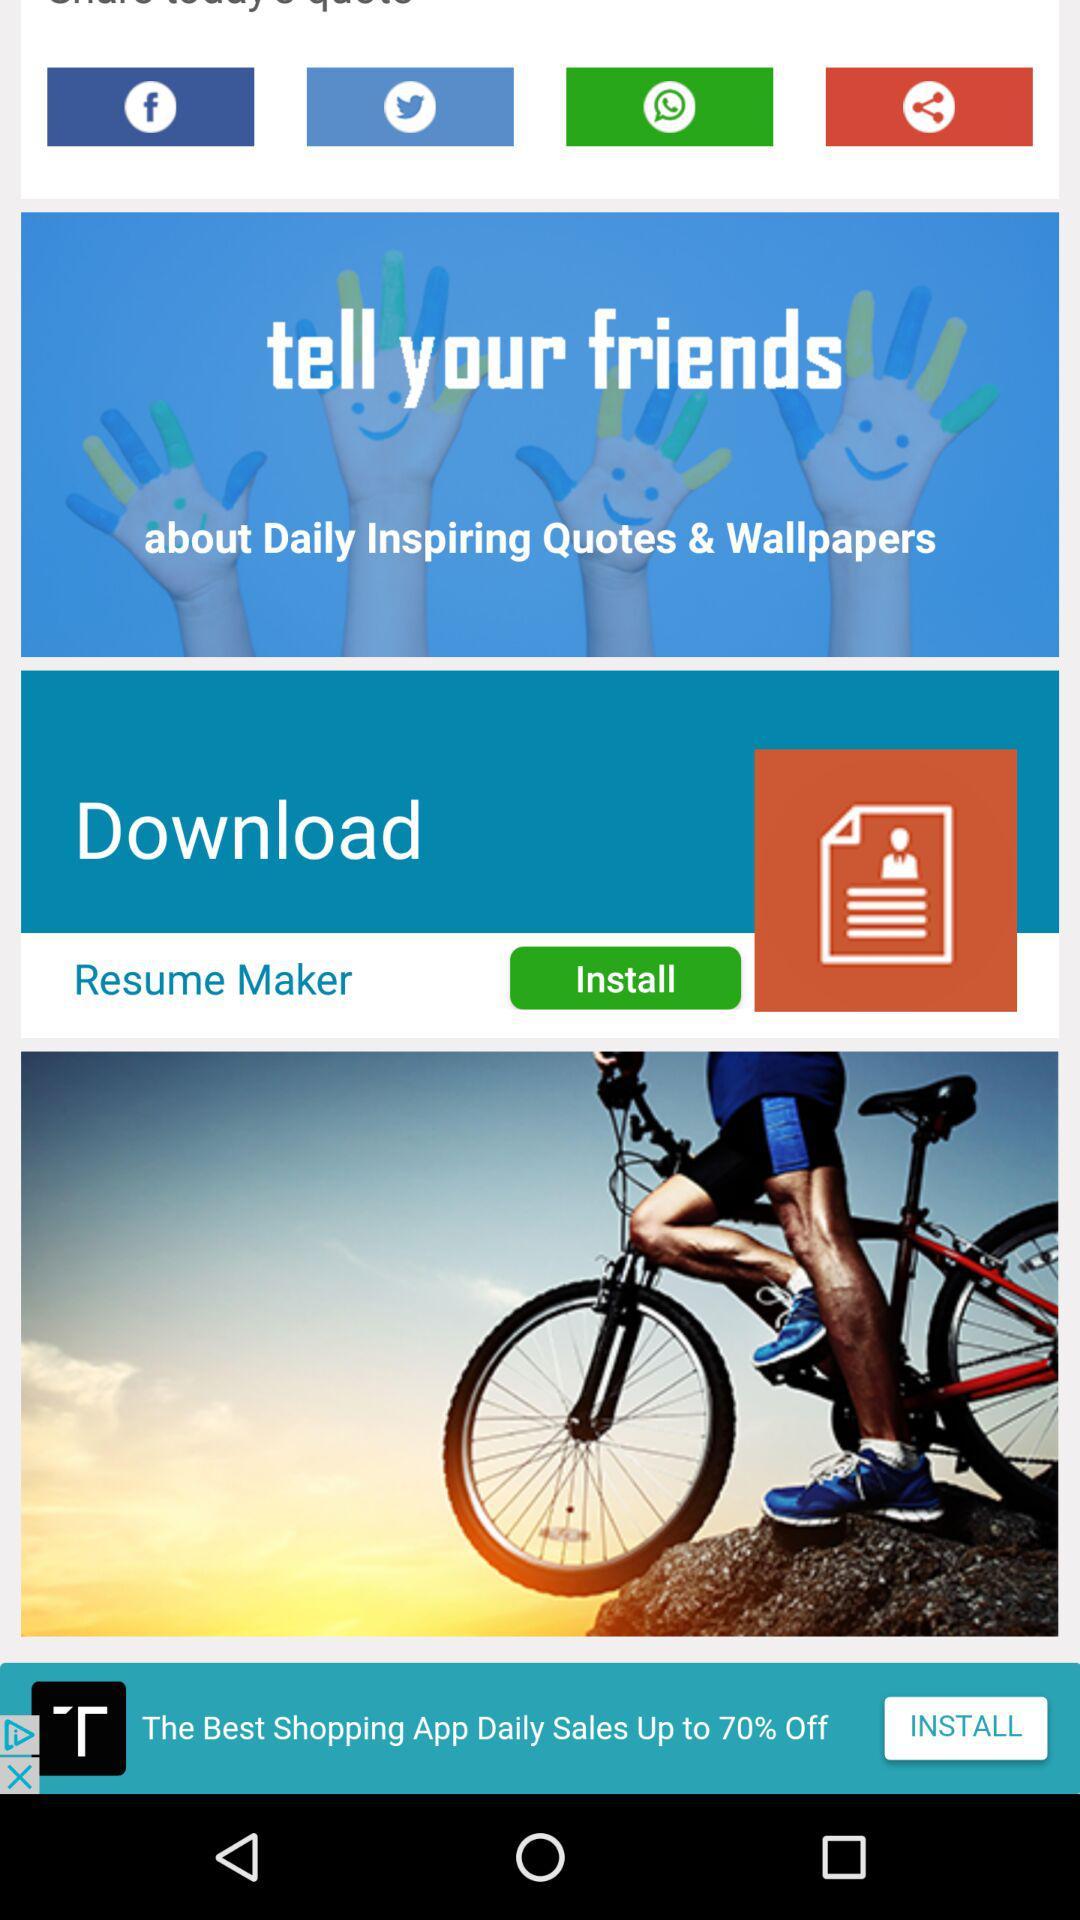 This screenshot has height=1920, width=1080. Describe the element at coordinates (540, 1727) in the screenshot. I see `install` at that location.